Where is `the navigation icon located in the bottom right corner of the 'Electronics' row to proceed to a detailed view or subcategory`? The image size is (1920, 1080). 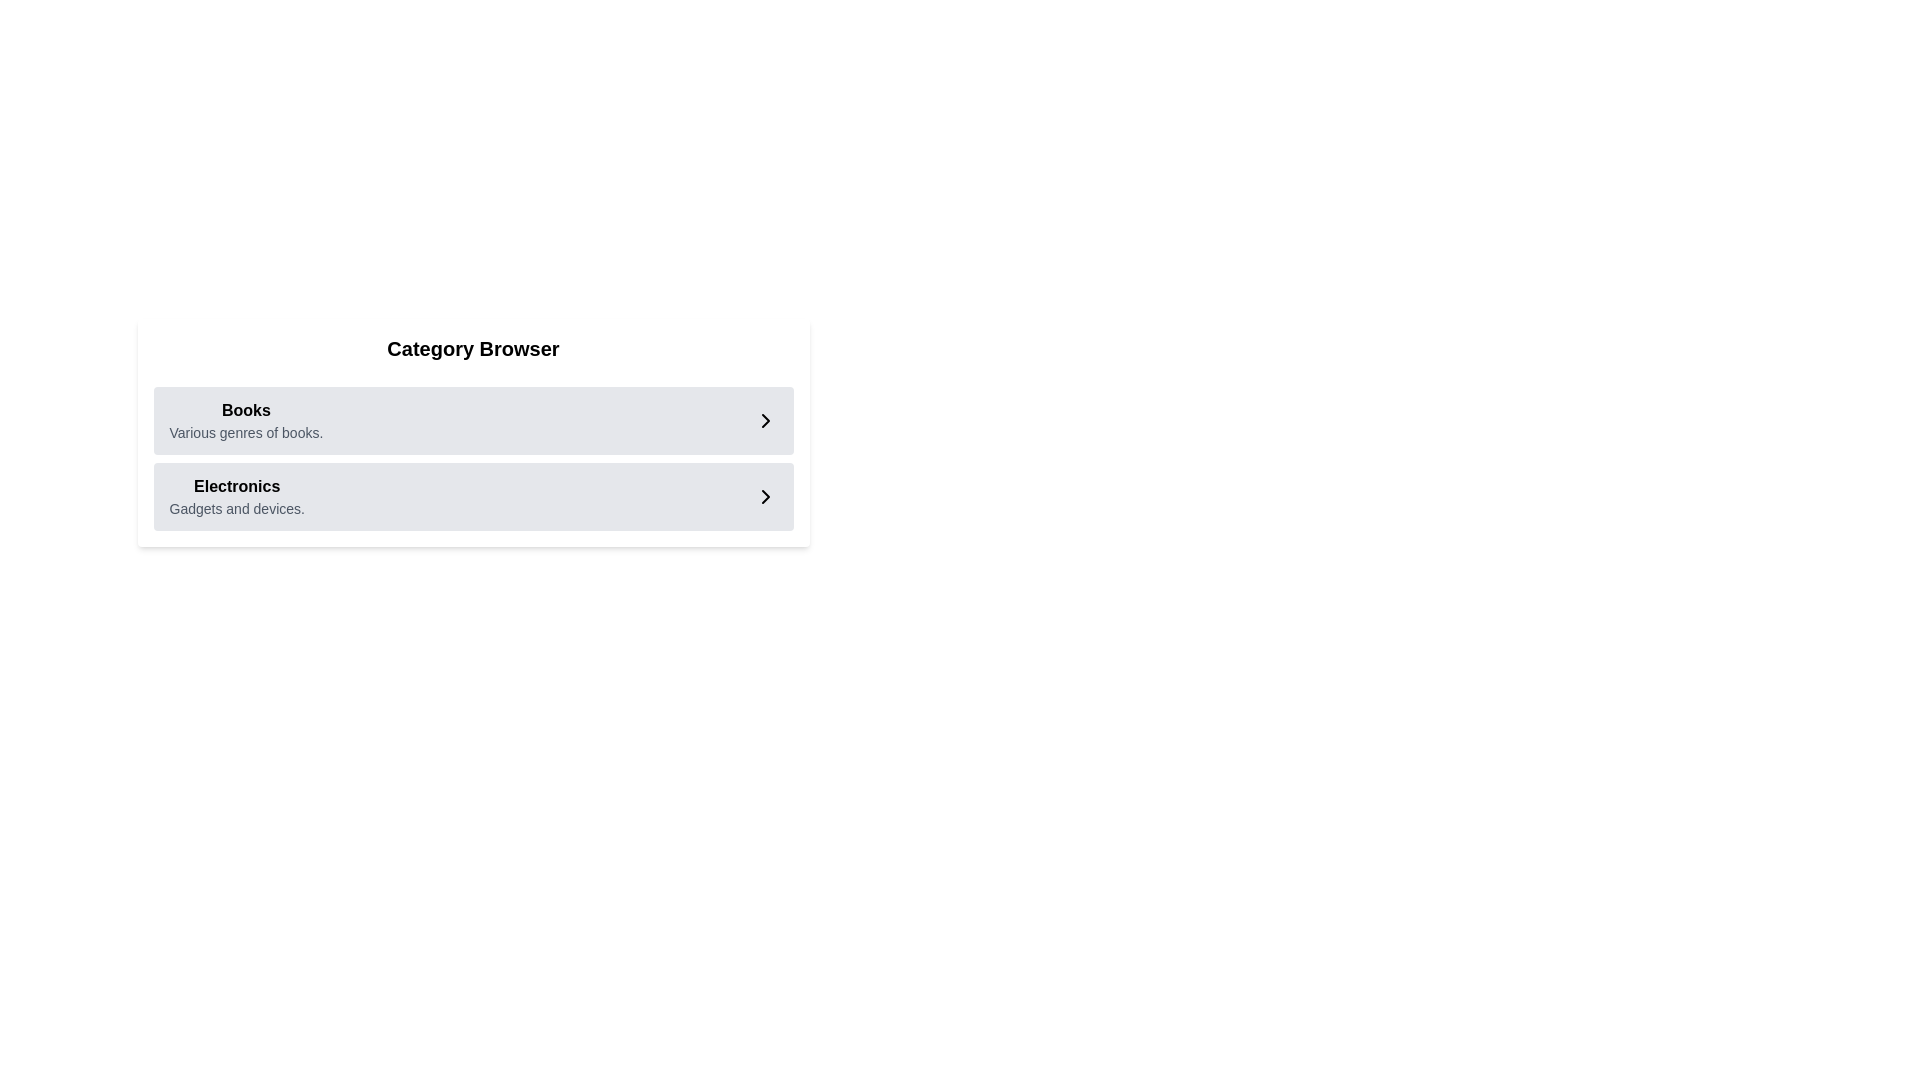
the navigation icon located in the bottom right corner of the 'Electronics' row to proceed to a detailed view or subcategory is located at coordinates (764, 496).